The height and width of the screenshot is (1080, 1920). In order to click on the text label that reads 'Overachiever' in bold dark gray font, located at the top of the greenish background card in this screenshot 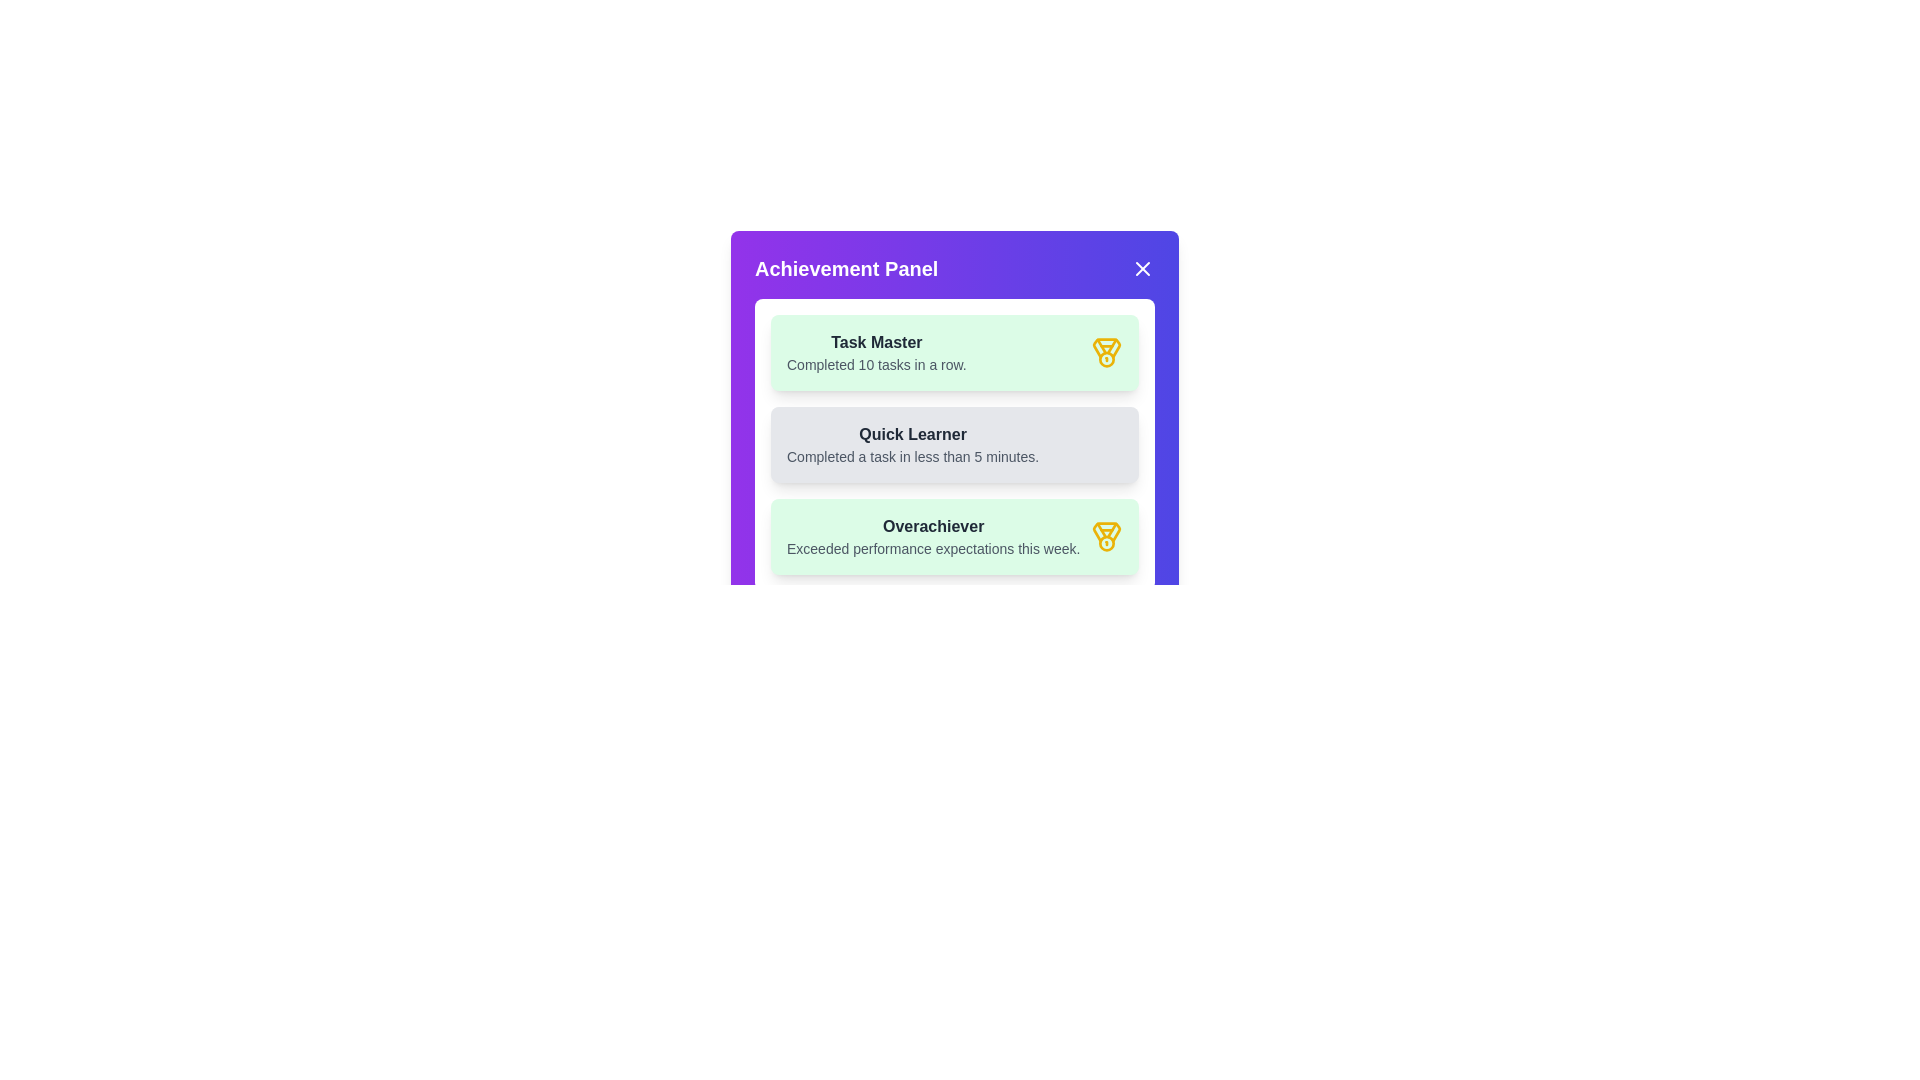, I will do `click(932, 526)`.